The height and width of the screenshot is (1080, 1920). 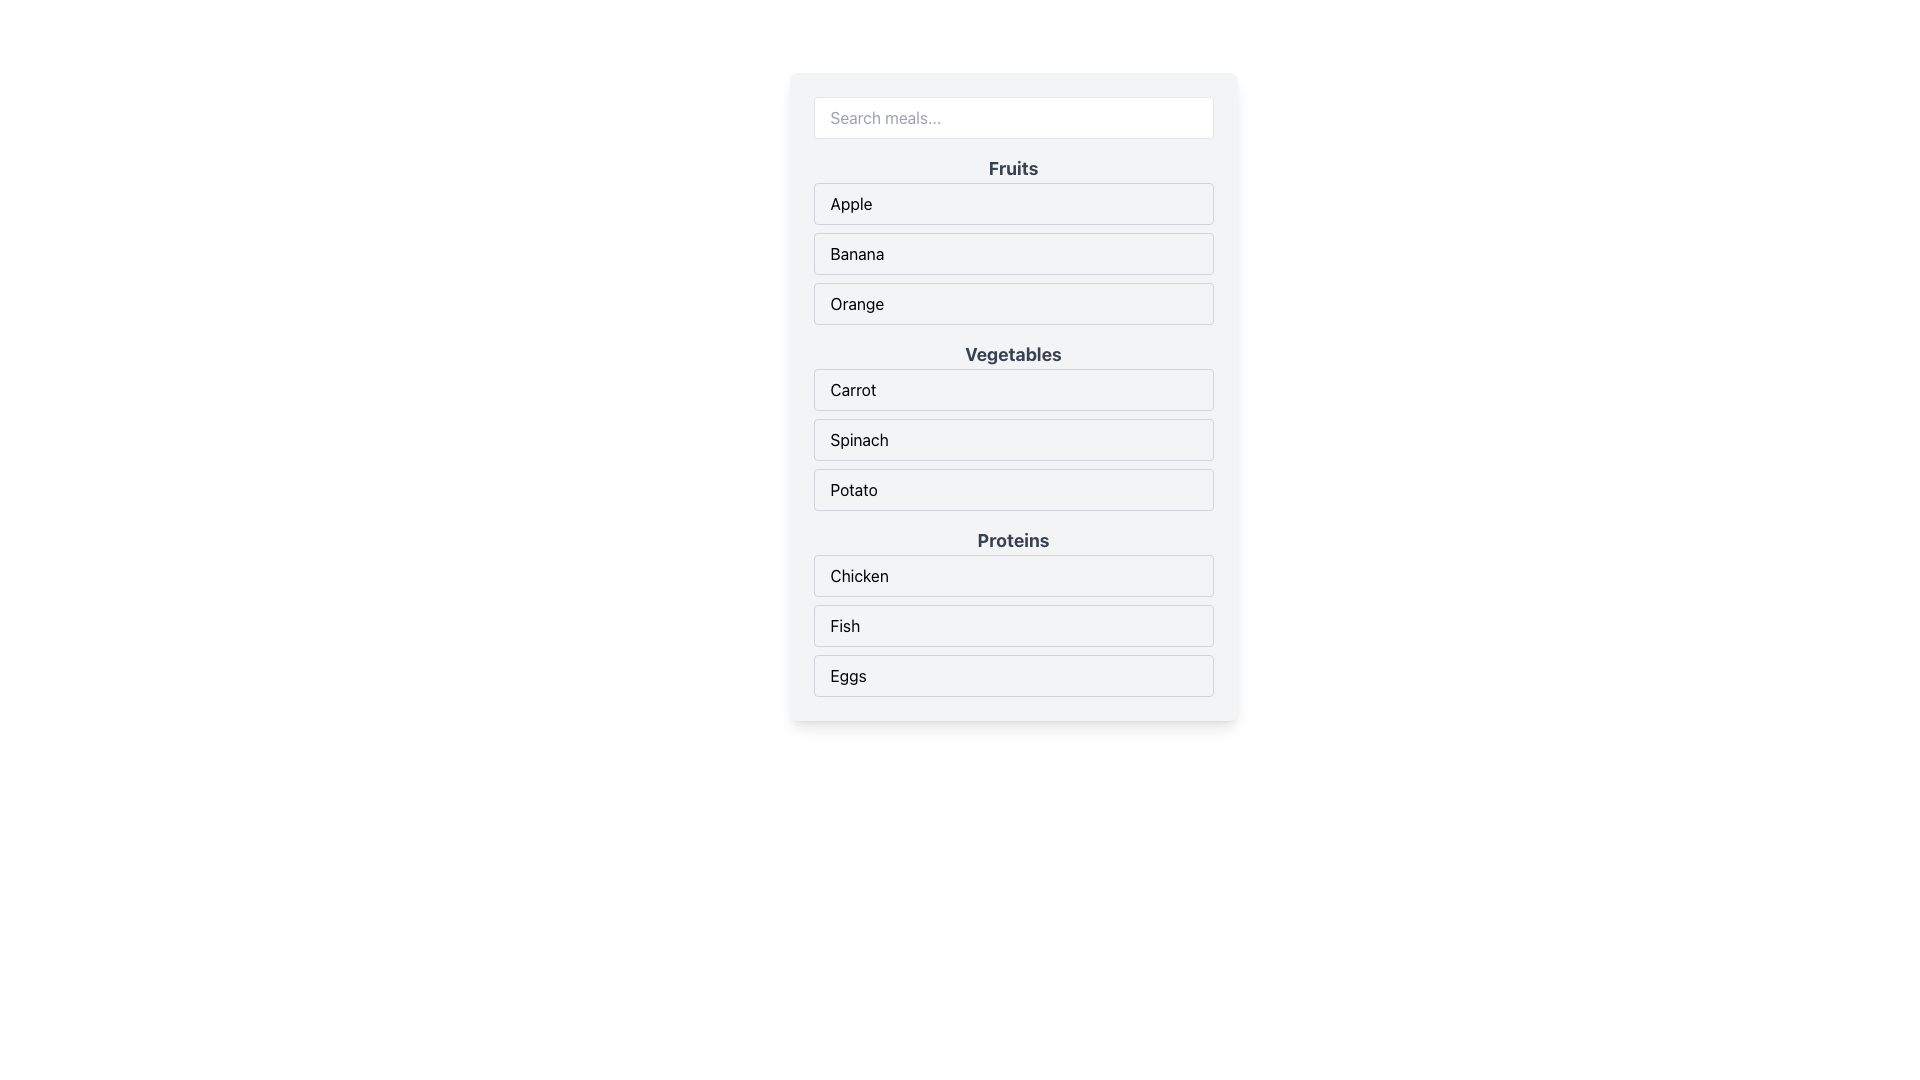 What do you see at coordinates (1013, 353) in the screenshot?
I see `the header label that groups the list of vegetables, located centrally at the top of the section` at bounding box center [1013, 353].